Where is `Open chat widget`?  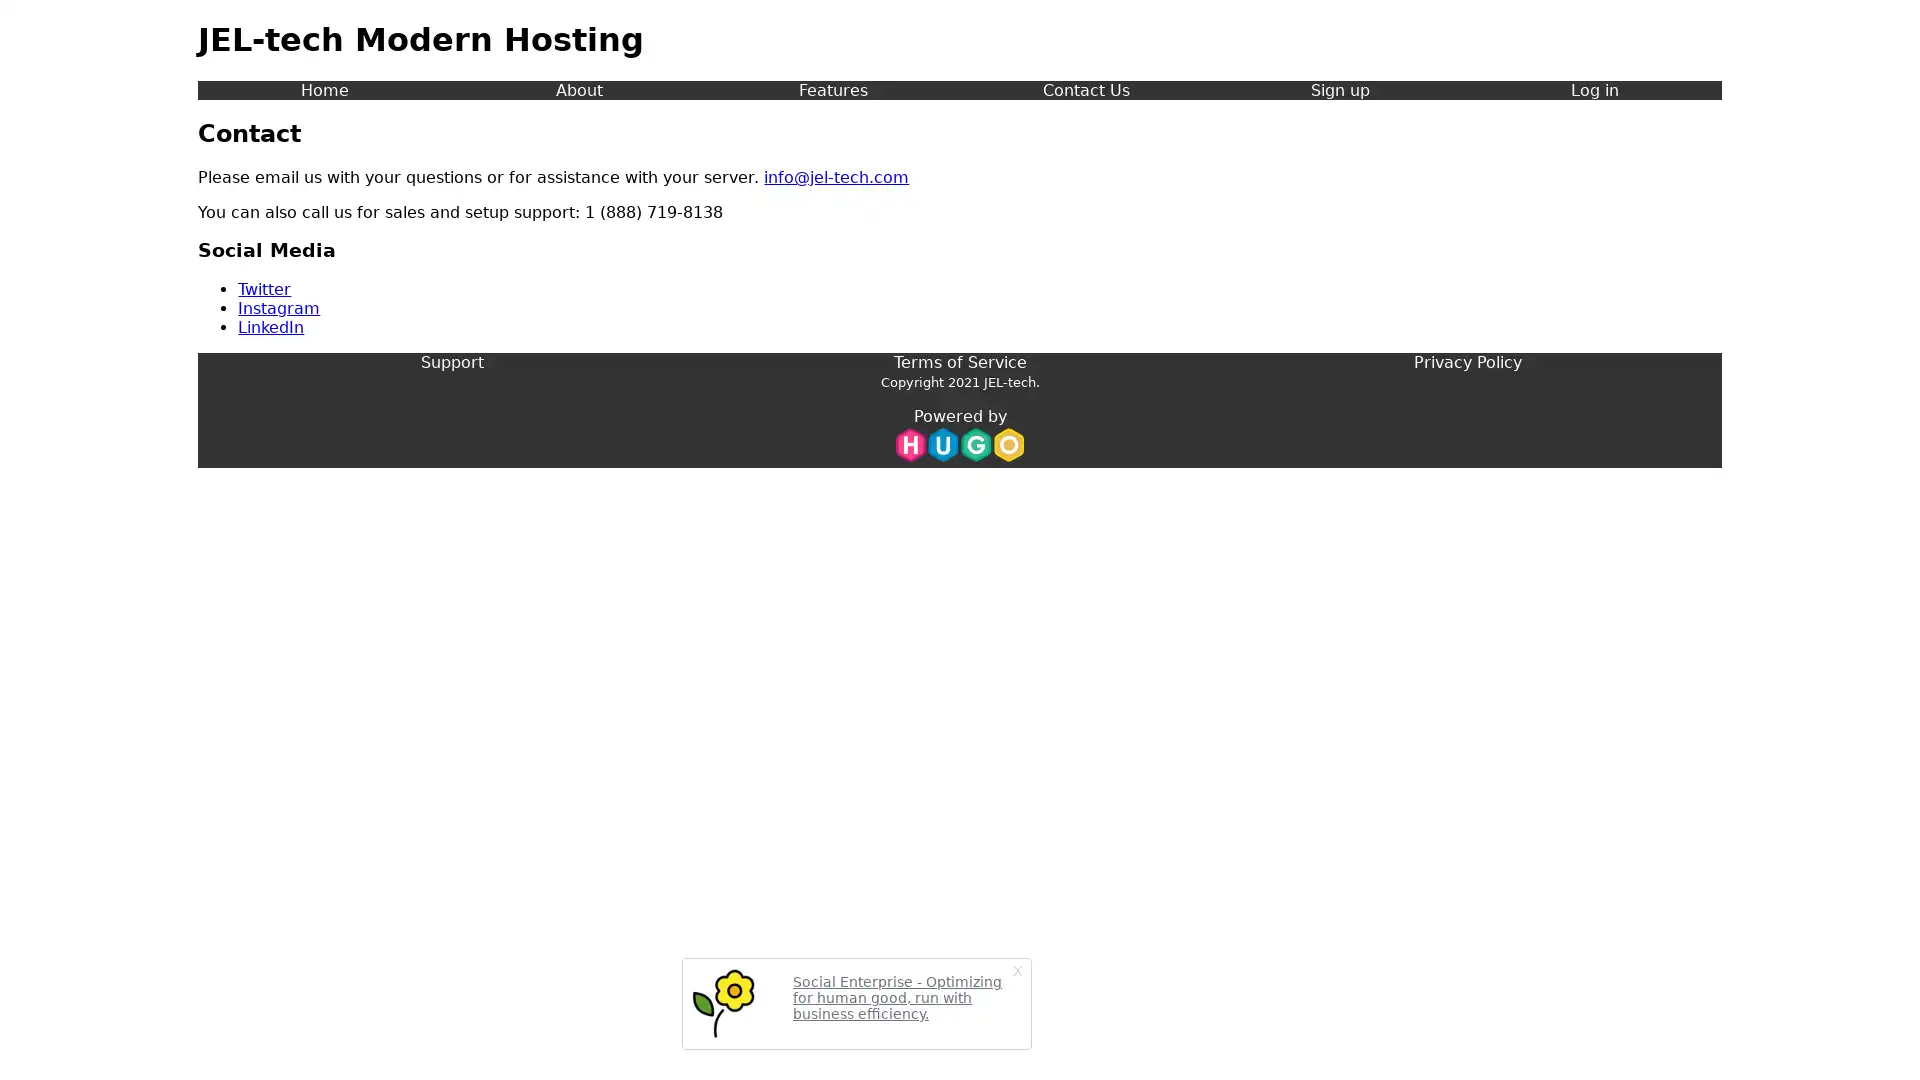
Open chat widget is located at coordinates (1874, 1034).